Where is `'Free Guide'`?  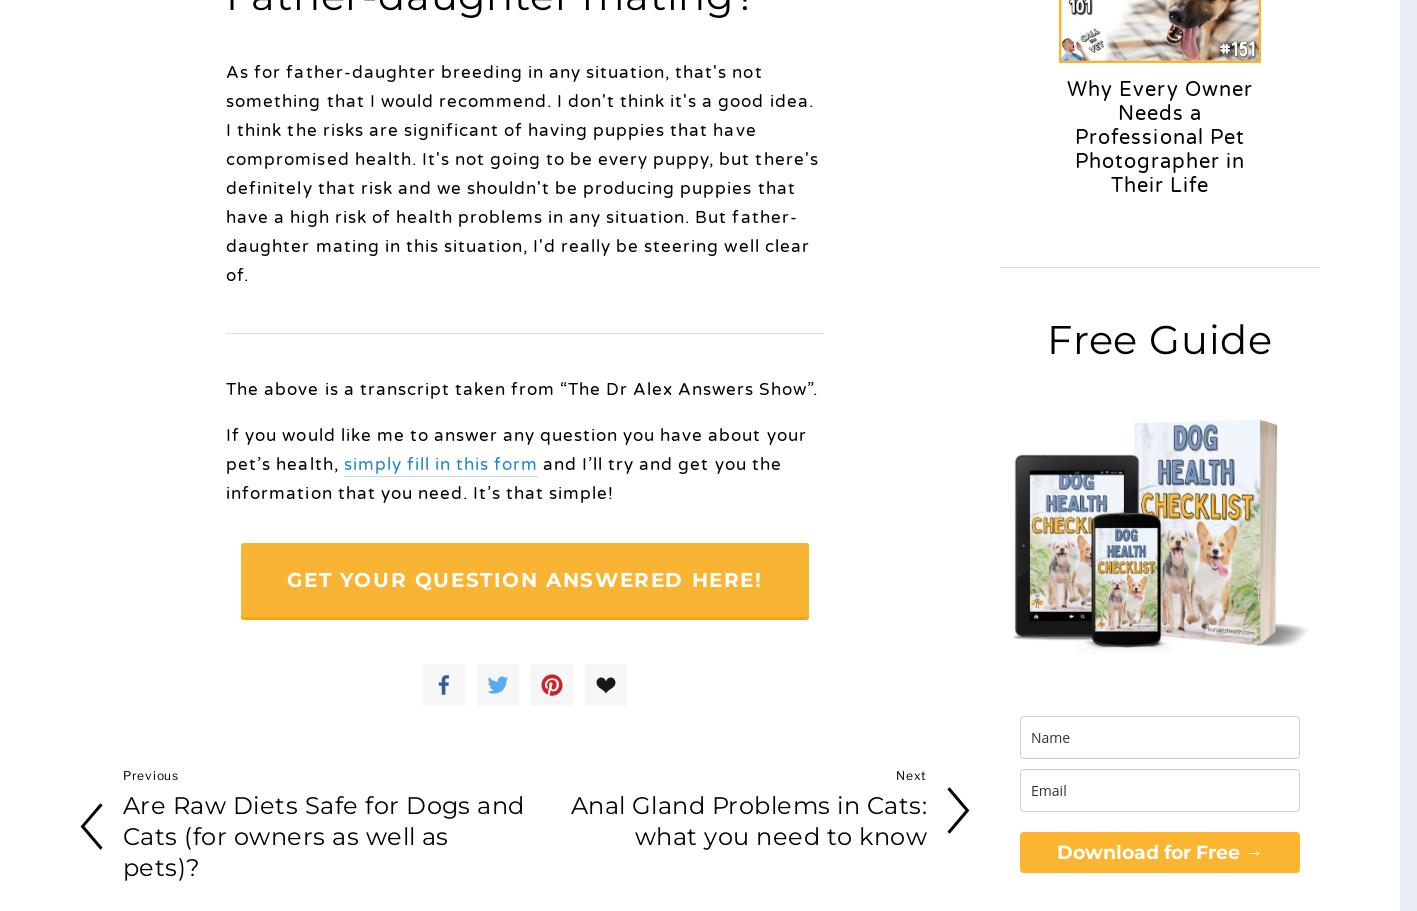
'Free Guide' is located at coordinates (1047, 338).